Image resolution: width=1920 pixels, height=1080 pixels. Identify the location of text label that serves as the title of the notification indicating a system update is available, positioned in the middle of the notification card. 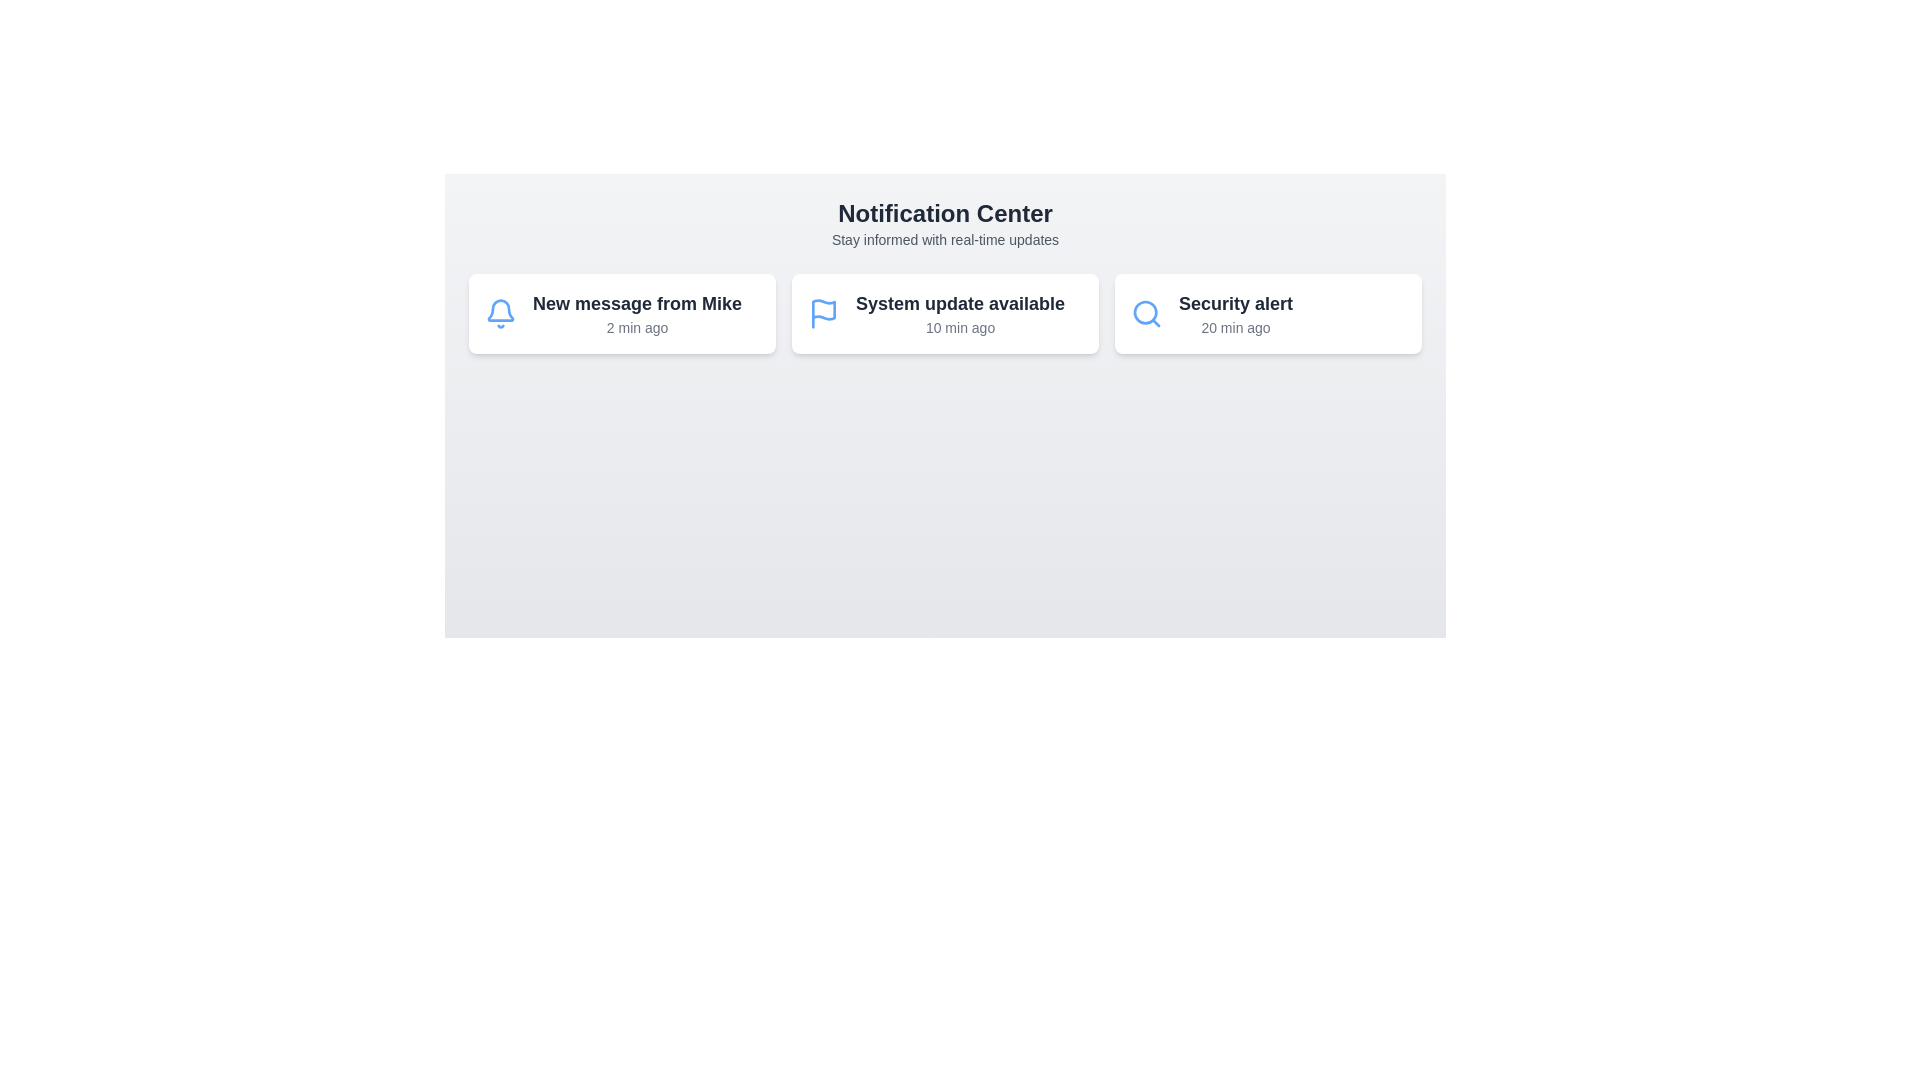
(960, 304).